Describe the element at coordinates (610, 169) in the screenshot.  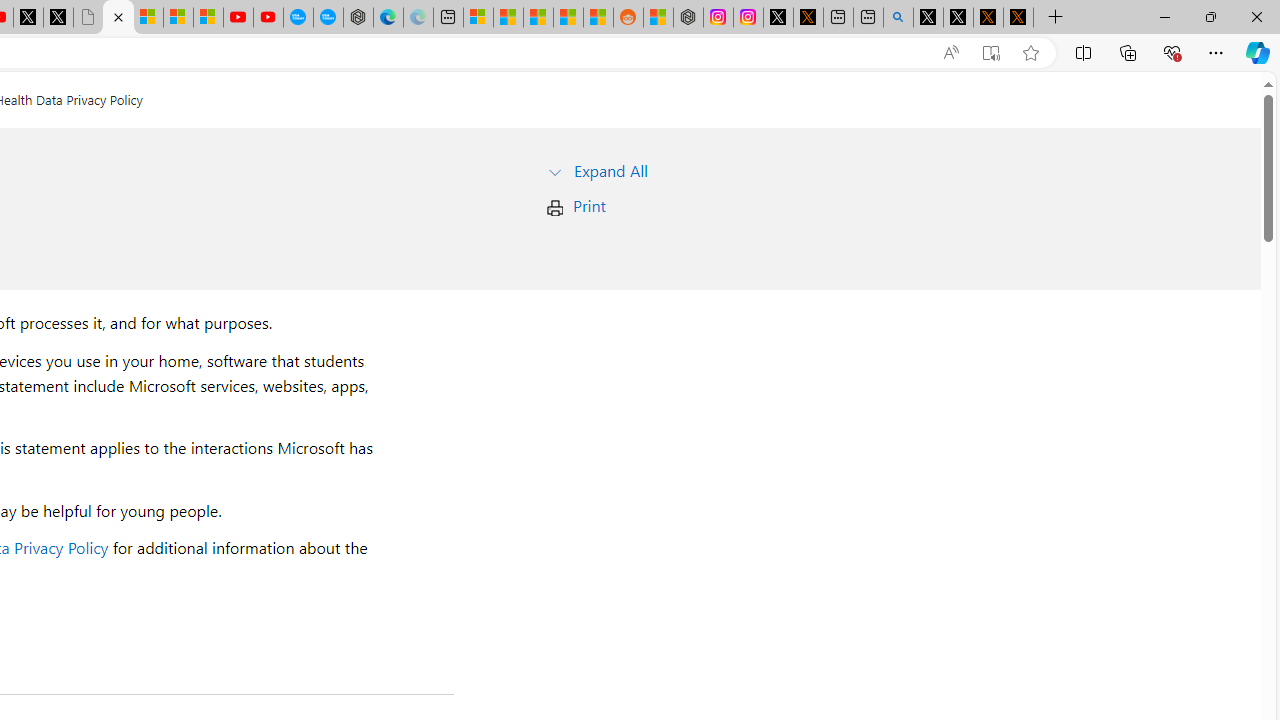
I see `'Expand All'` at that location.